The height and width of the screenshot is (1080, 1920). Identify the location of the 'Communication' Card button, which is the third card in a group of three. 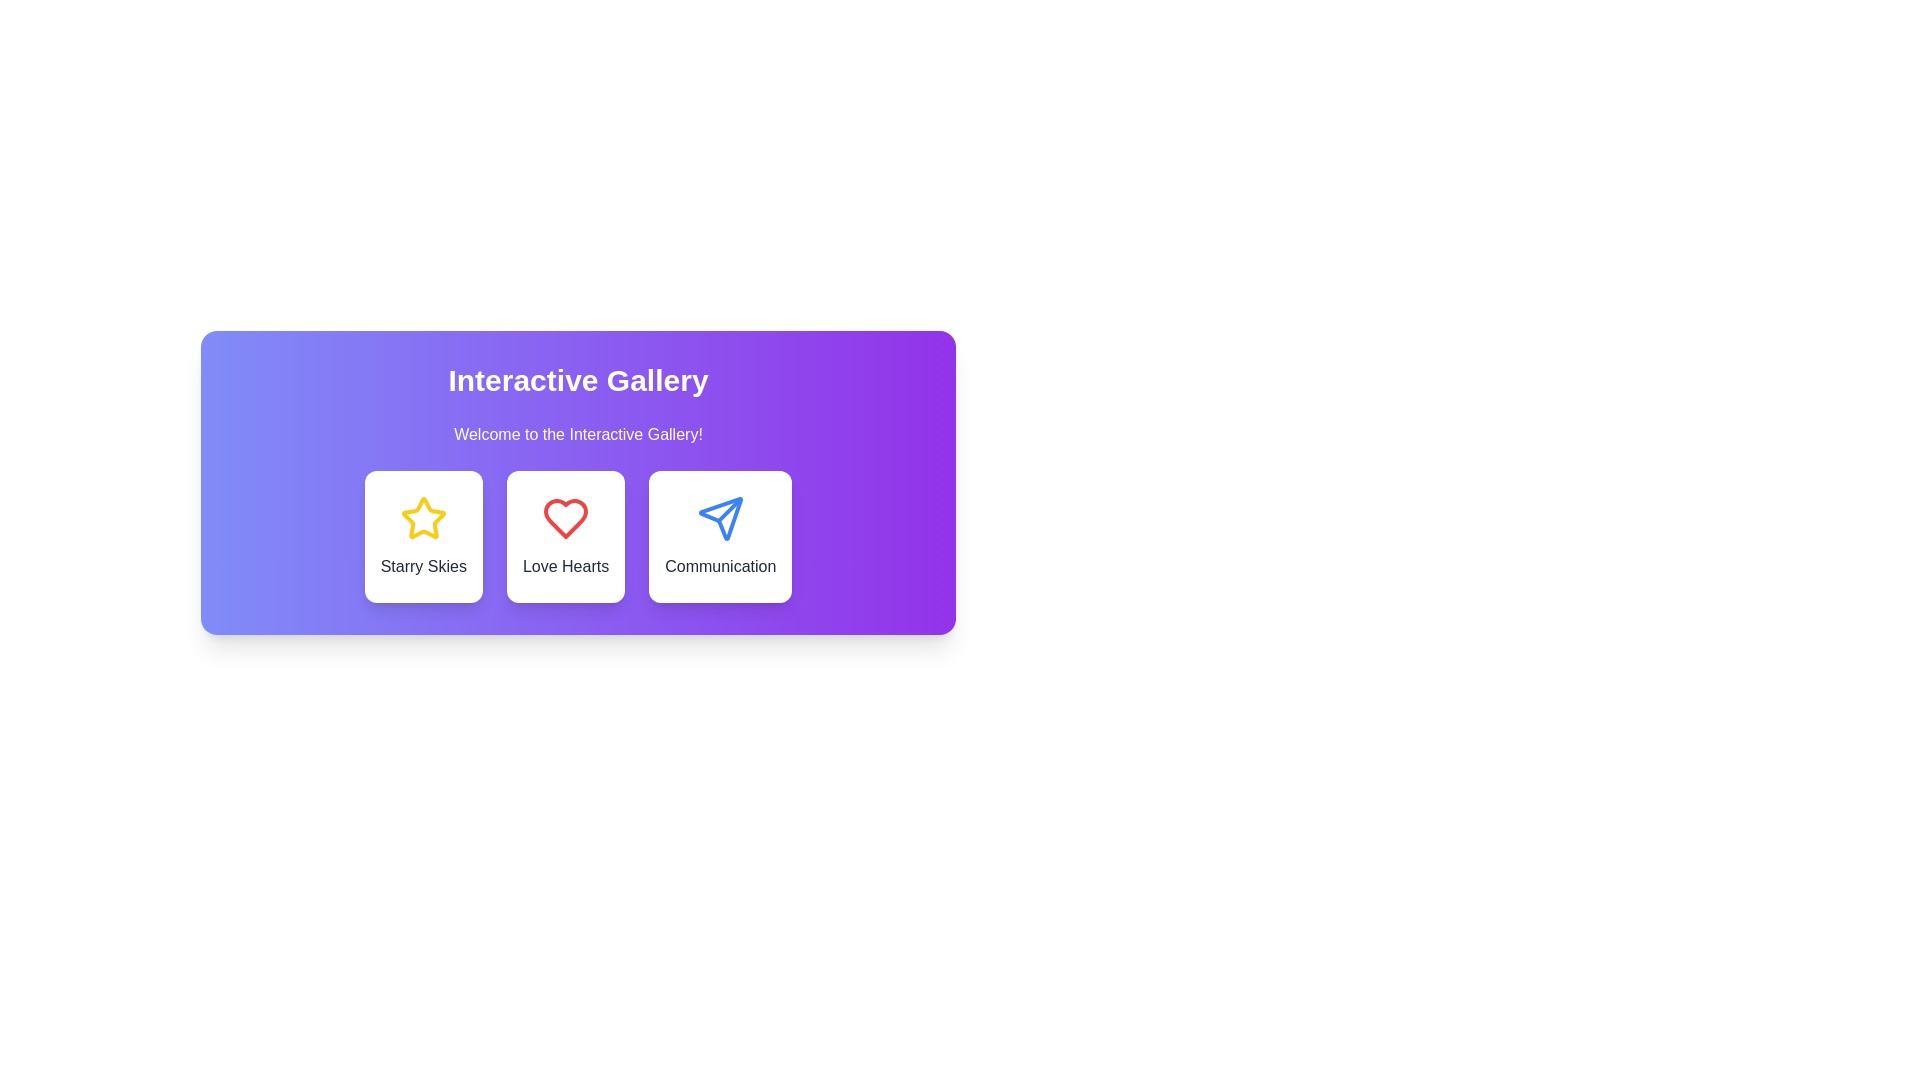
(720, 535).